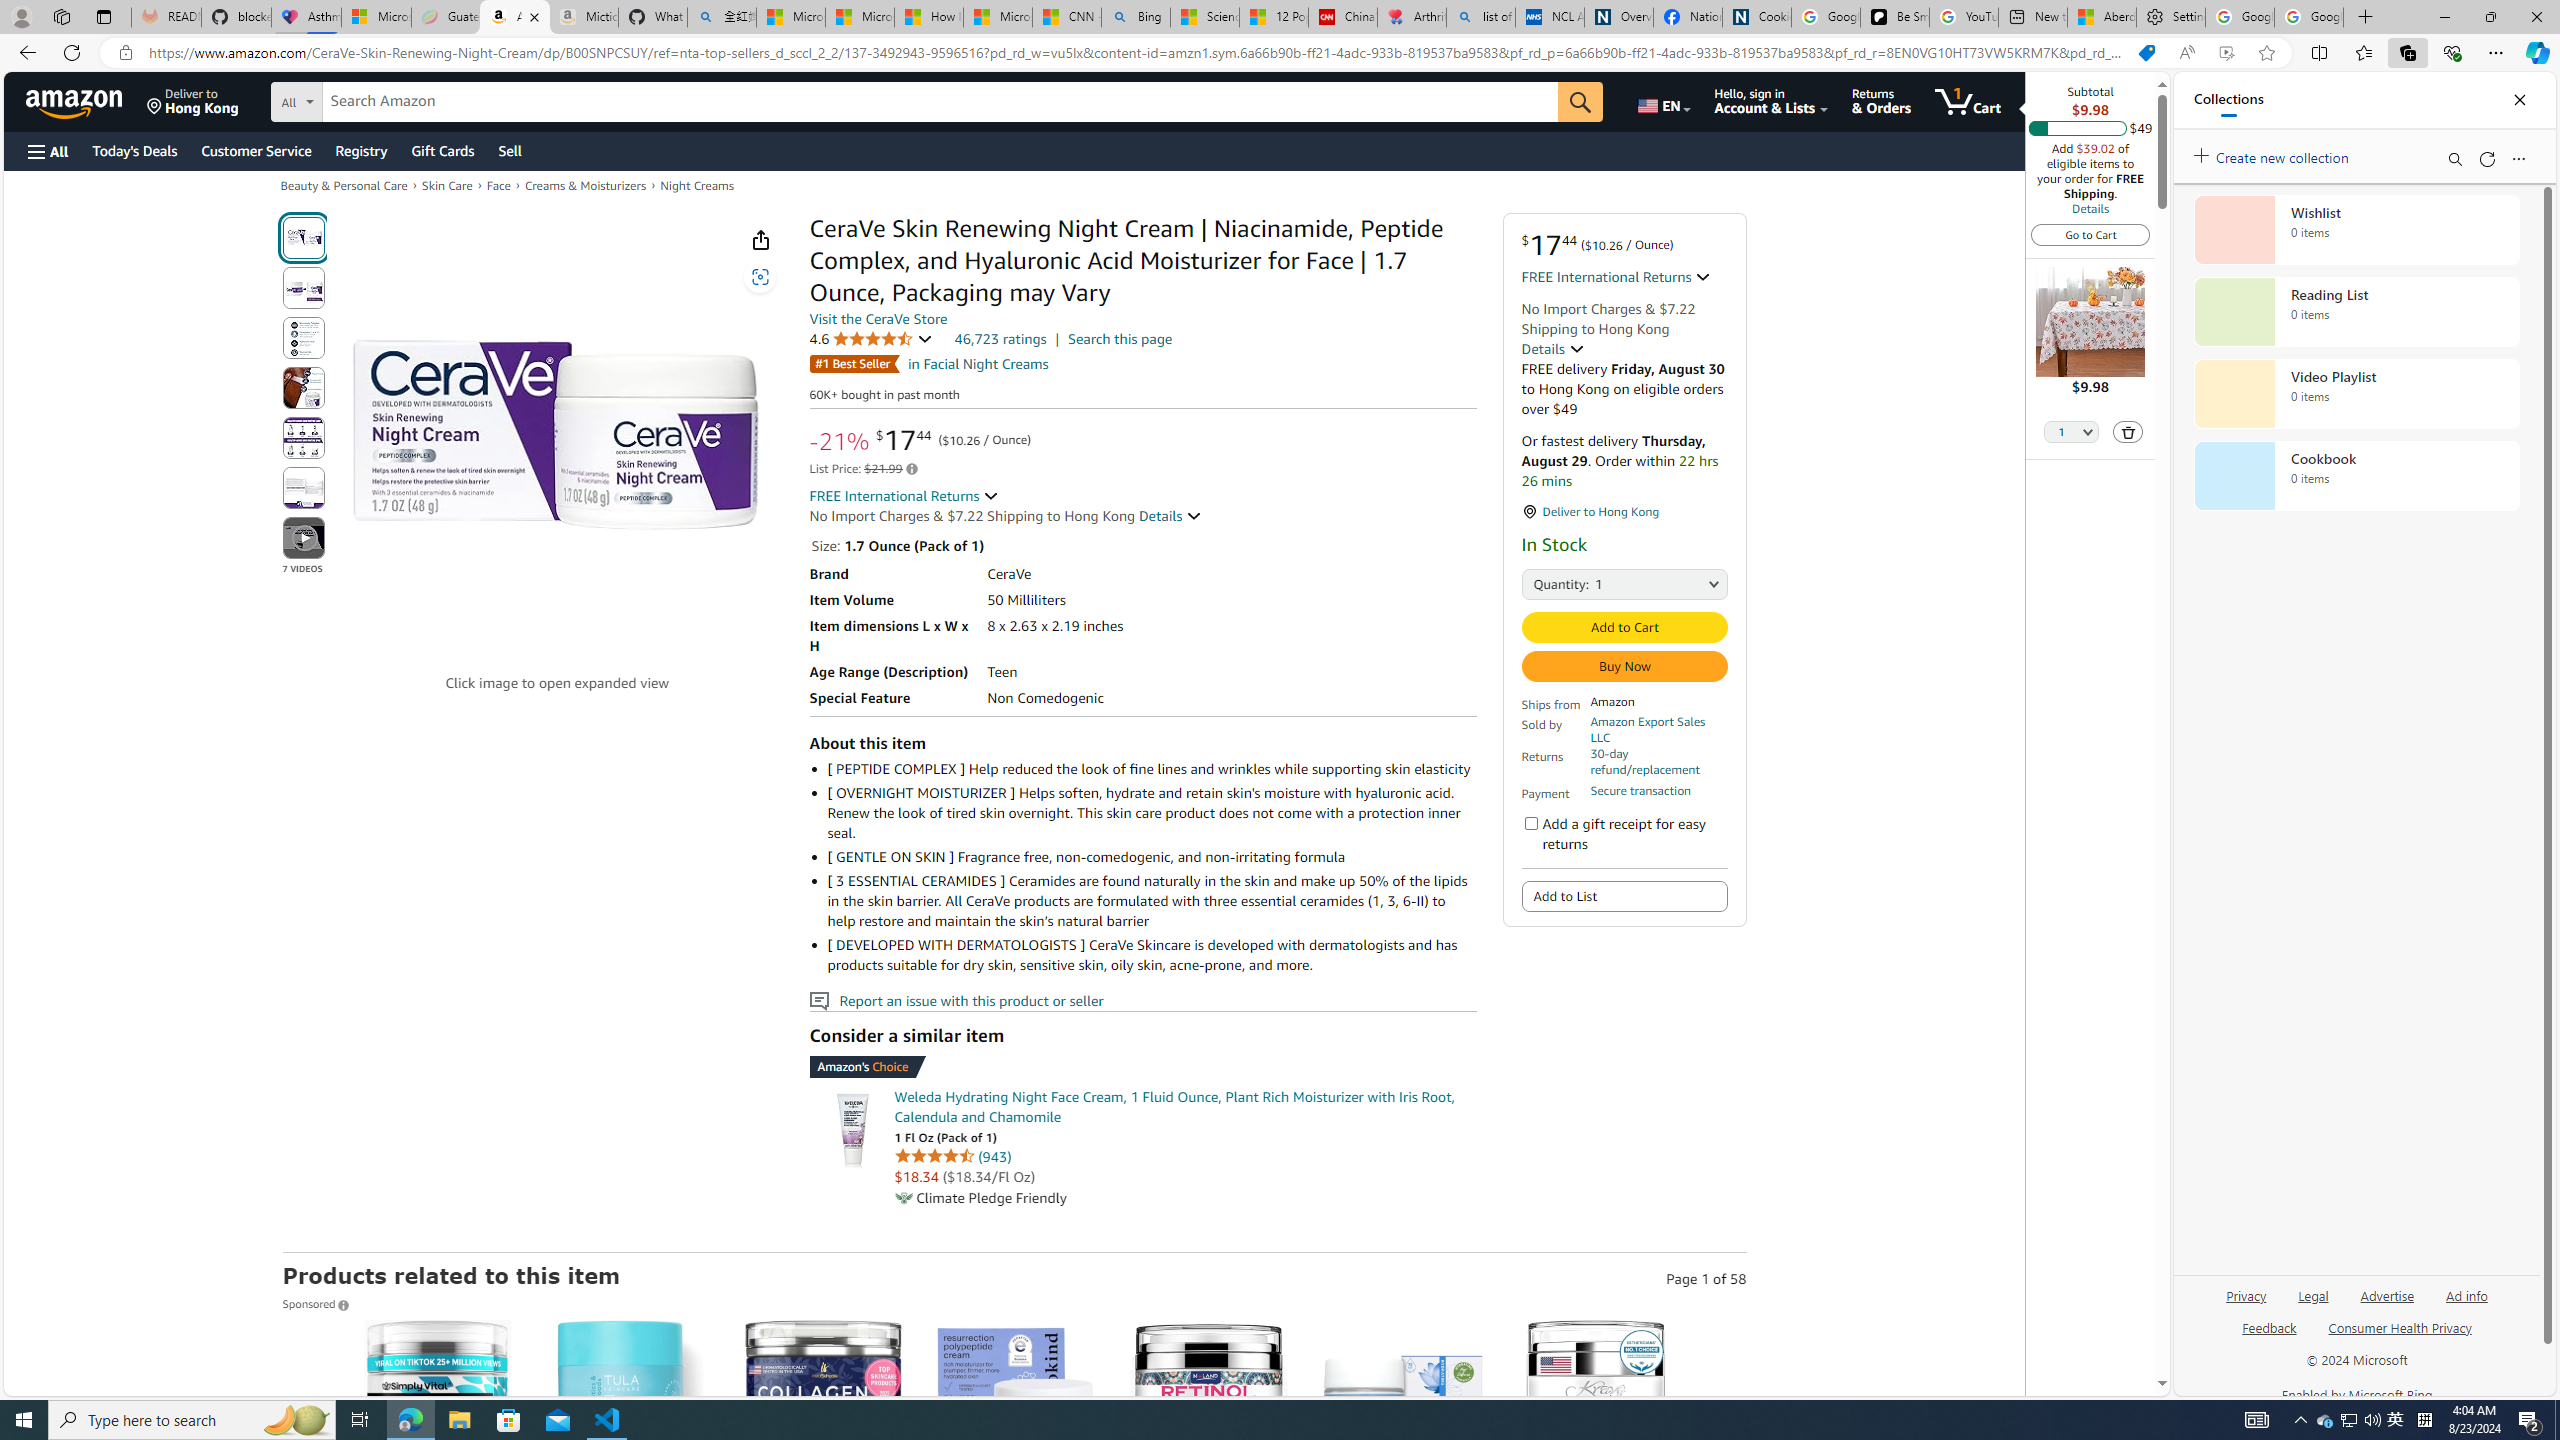 The width and height of the screenshot is (2560, 1440). Describe the element at coordinates (1662, 100) in the screenshot. I see `'Choose a language for shopping.'` at that location.